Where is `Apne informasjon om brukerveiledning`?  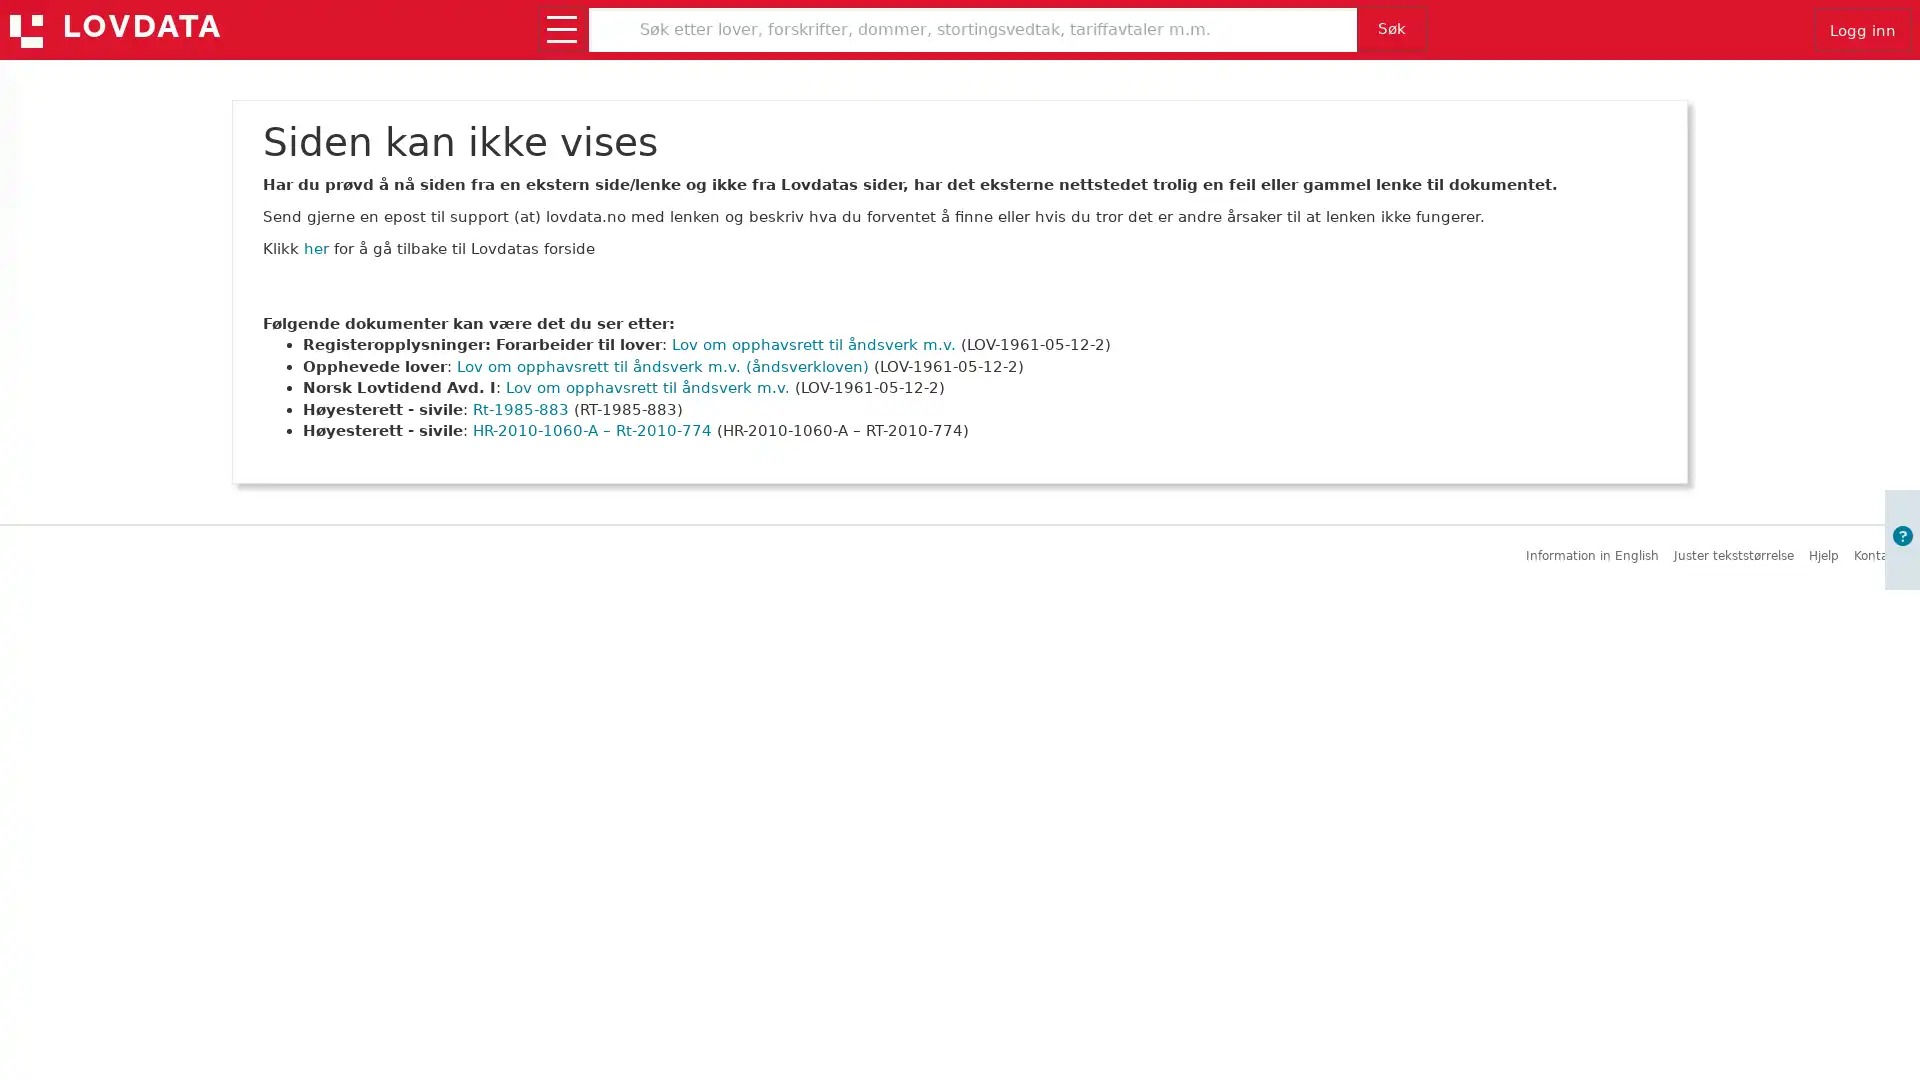 Apne informasjon om brukerveiledning is located at coordinates (1900, 537).